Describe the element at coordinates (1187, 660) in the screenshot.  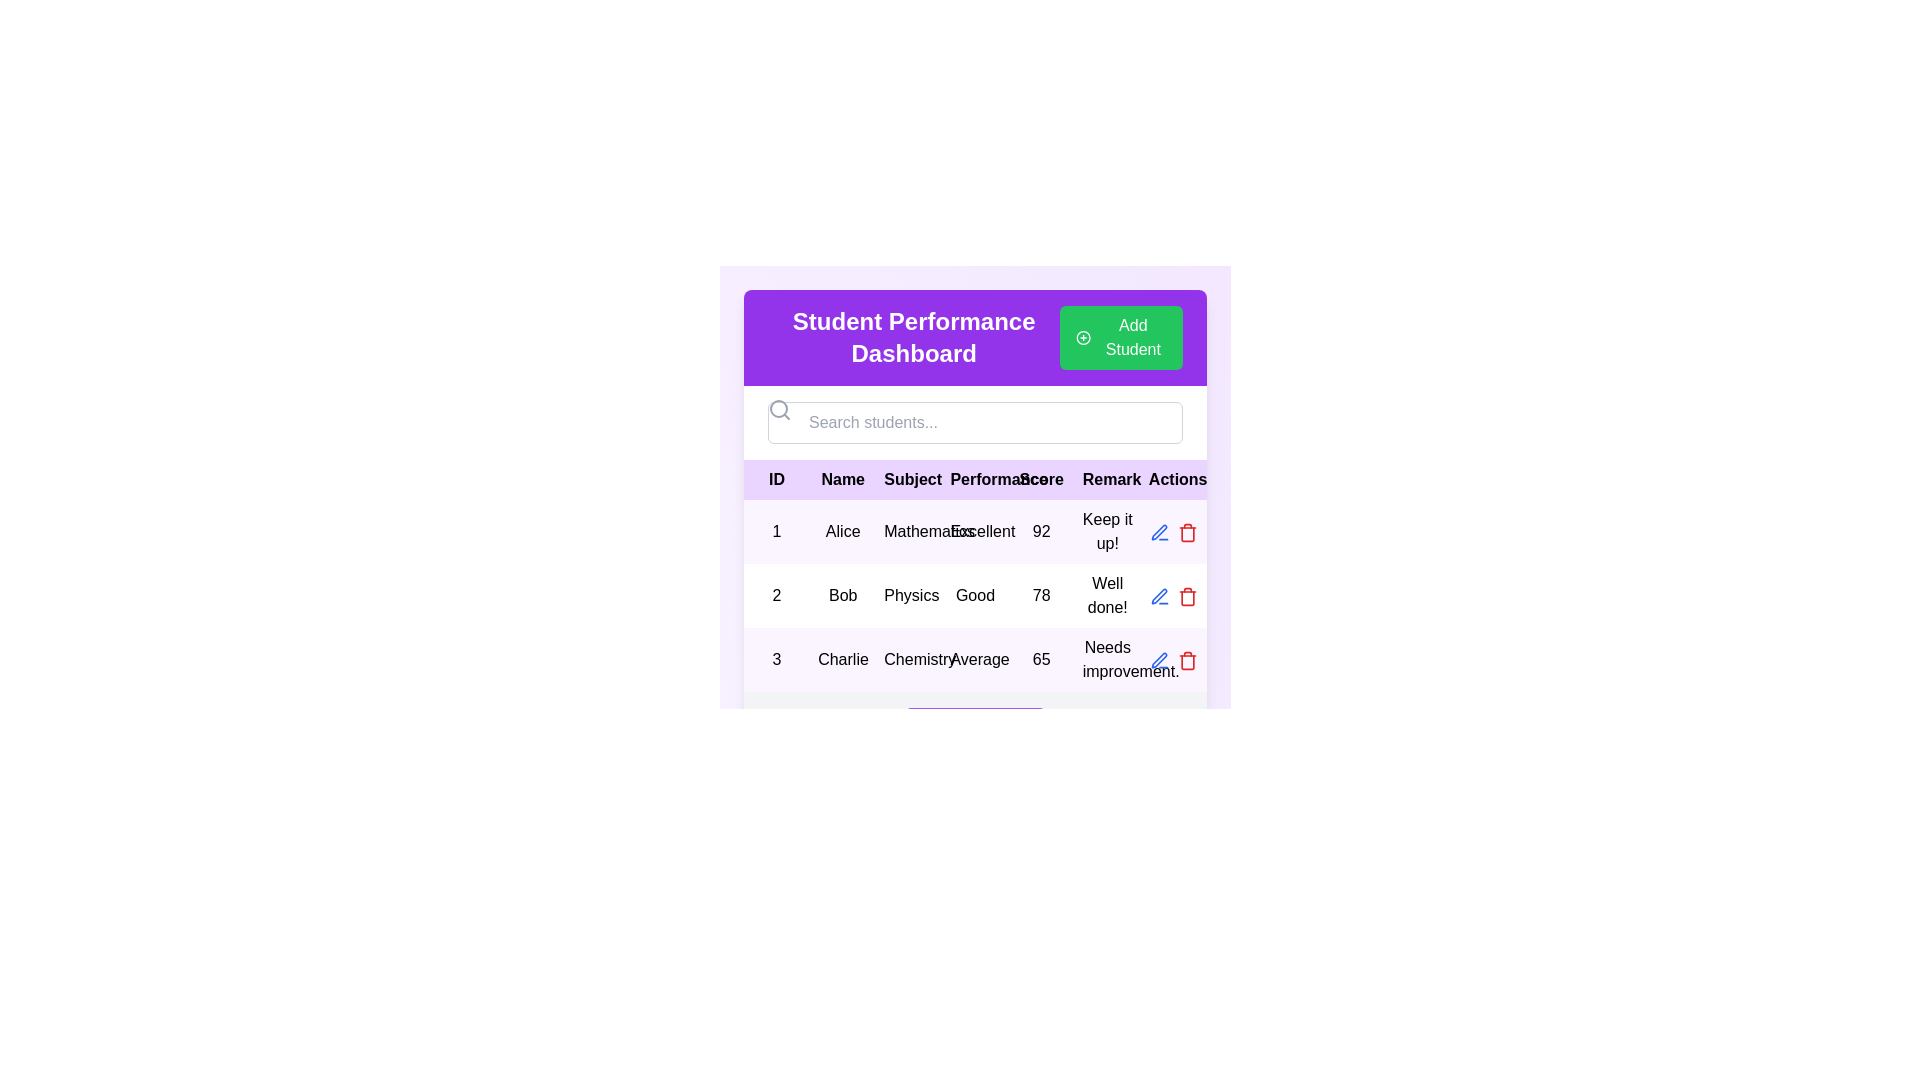
I see `the delete icon button located in the 'Actions' column of the third row of the table` at that location.